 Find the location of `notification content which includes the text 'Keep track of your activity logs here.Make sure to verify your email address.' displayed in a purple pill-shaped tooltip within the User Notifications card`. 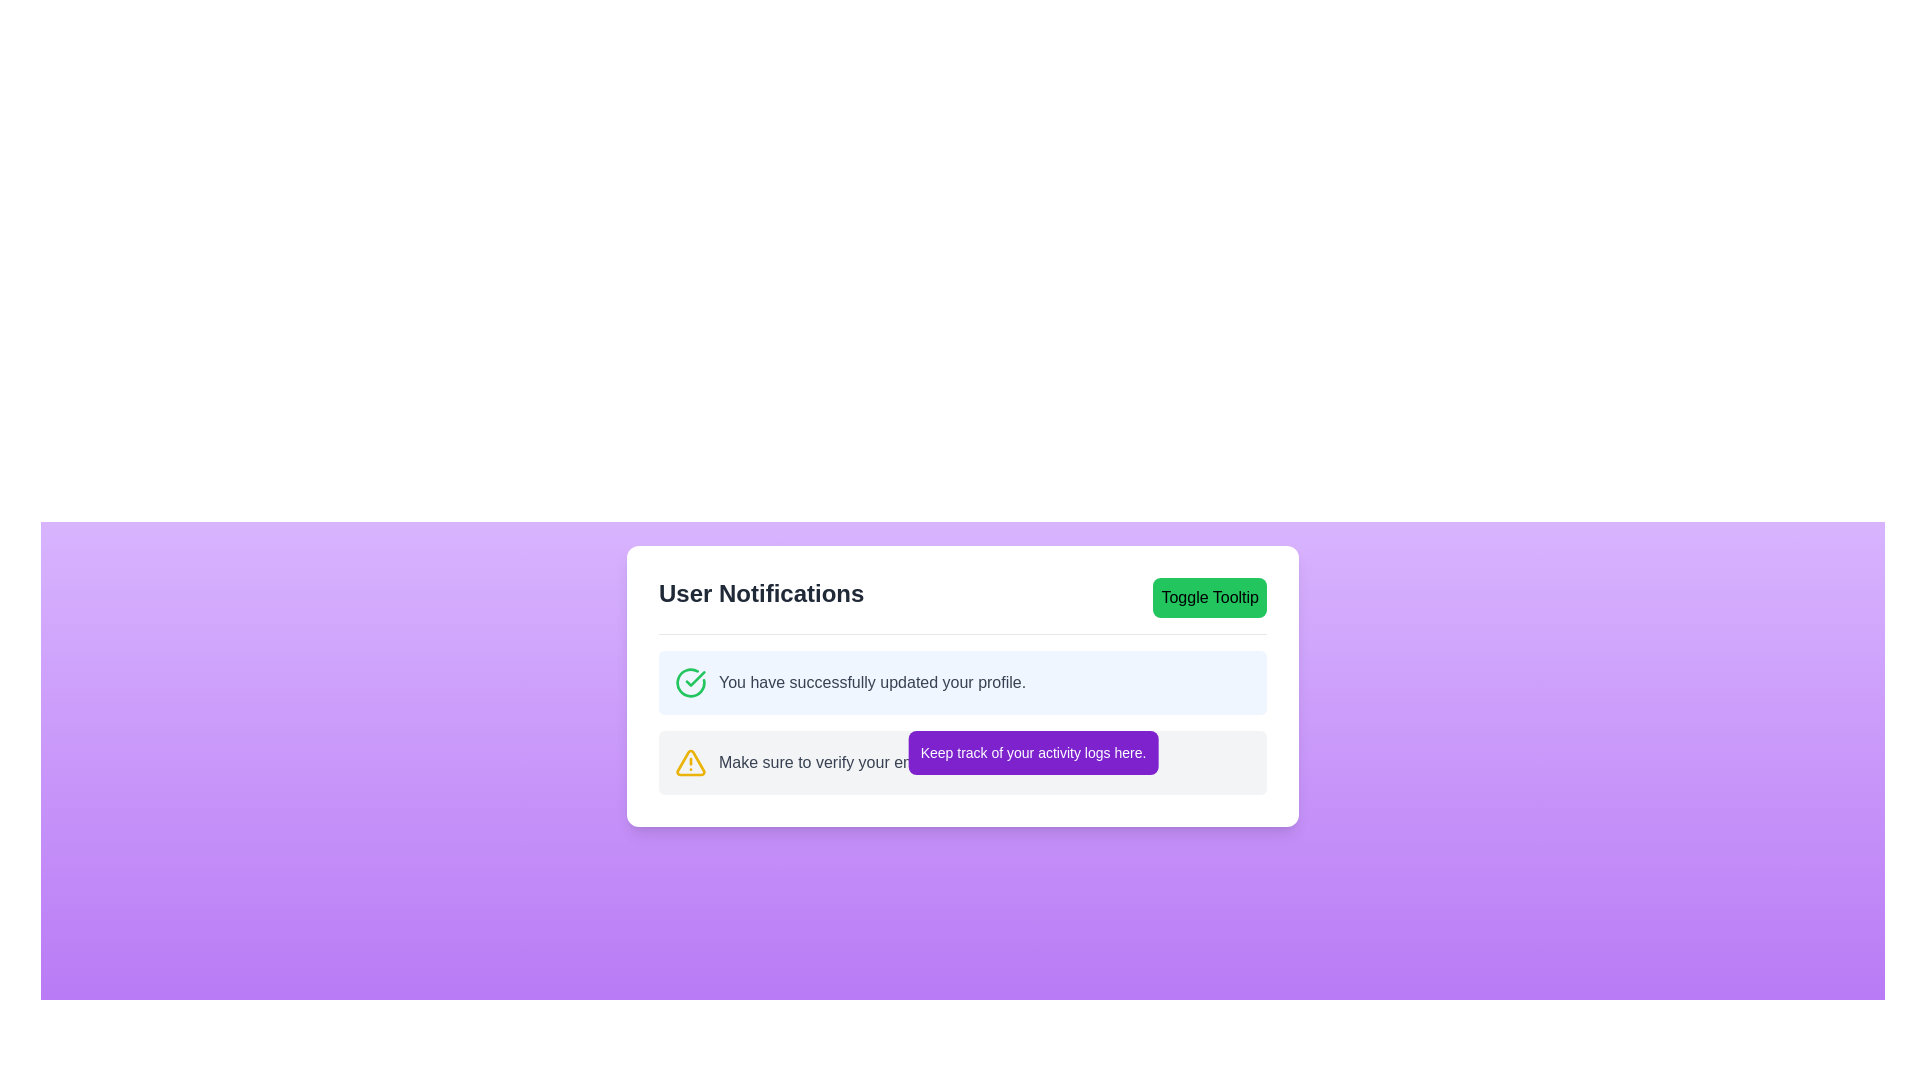

notification content which includes the text 'Keep track of your activity logs here.Make sure to verify your email address.' displayed in a purple pill-shaped tooltip within the User Notifications card is located at coordinates (963, 722).